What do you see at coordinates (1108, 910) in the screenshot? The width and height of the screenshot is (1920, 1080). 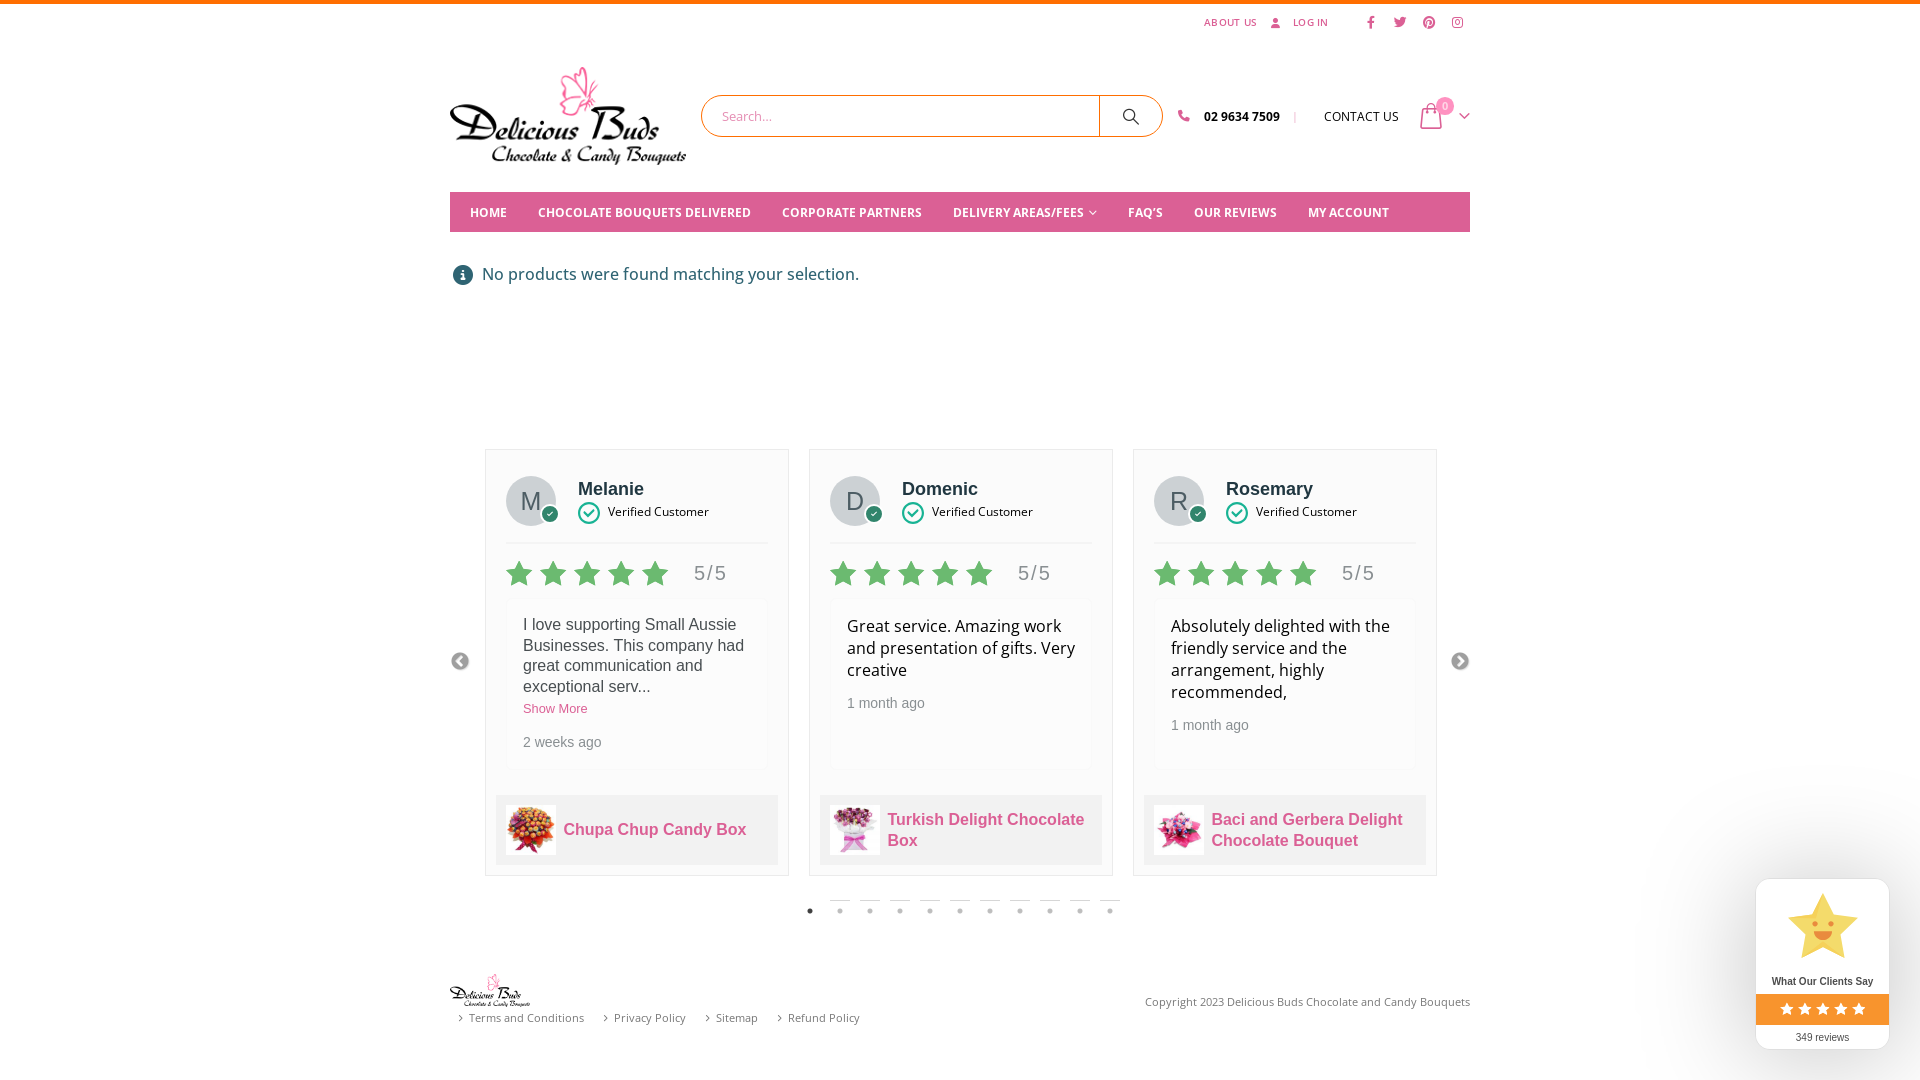 I see `'11'` at bounding box center [1108, 910].